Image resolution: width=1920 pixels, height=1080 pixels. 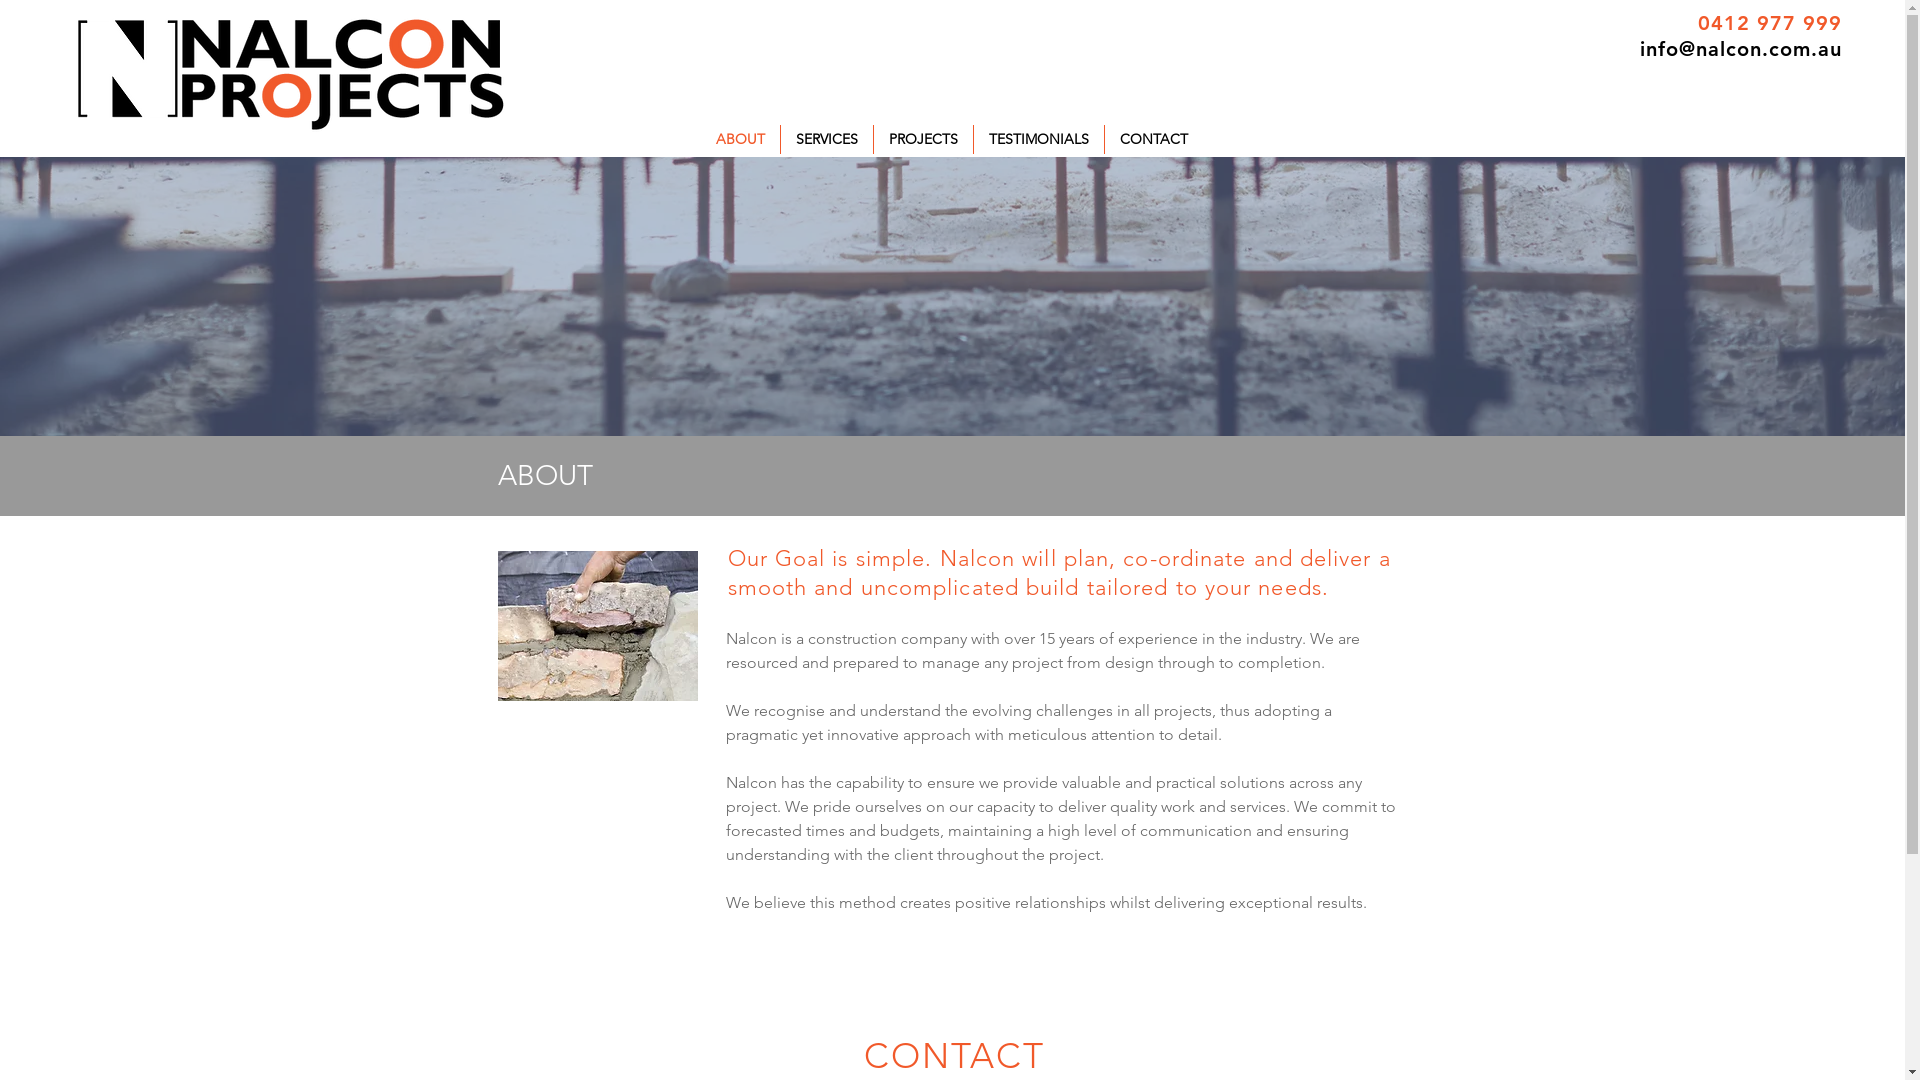 What do you see at coordinates (1103, 138) in the screenshot?
I see `'CONTACT'` at bounding box center [1103, 138].